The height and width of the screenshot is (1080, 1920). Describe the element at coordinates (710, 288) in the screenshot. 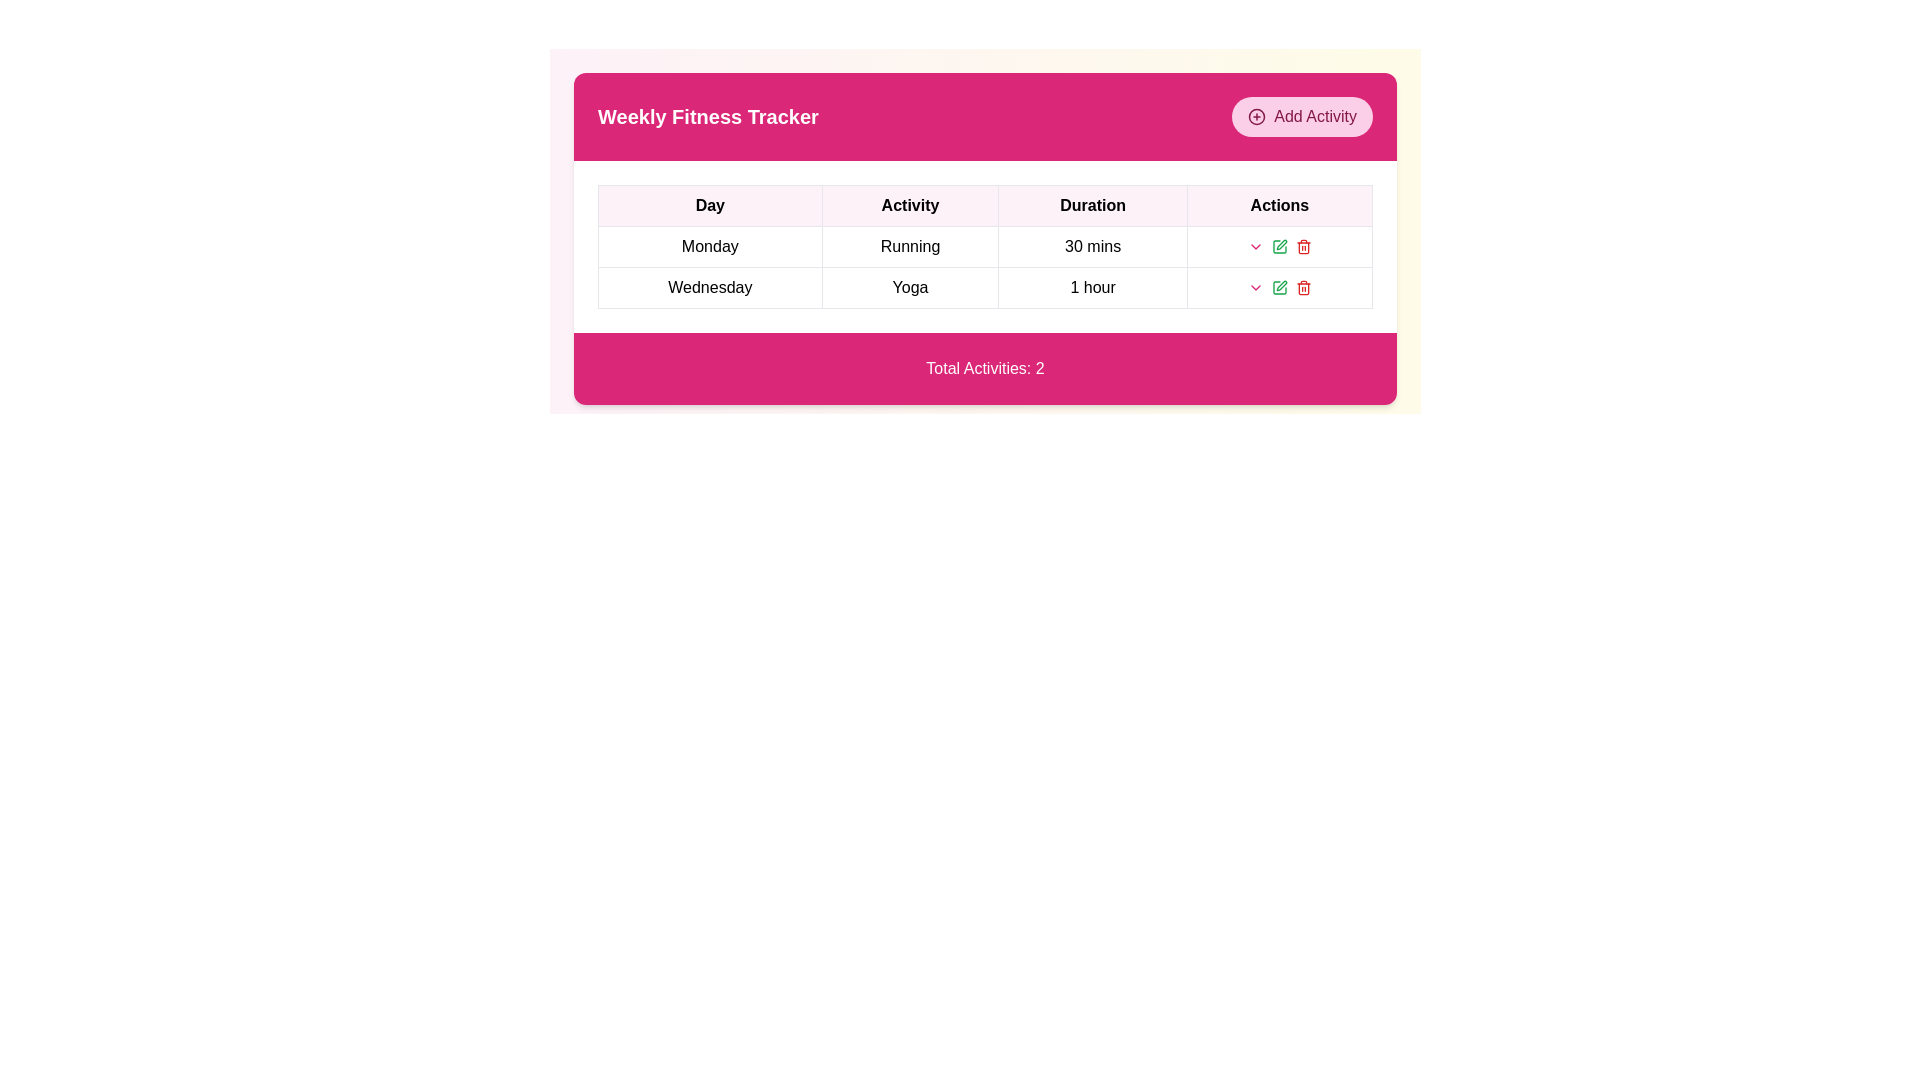

I see `the static text displaying 'Wednesday' located in the second row of the table under the 'Day' column` at that location.